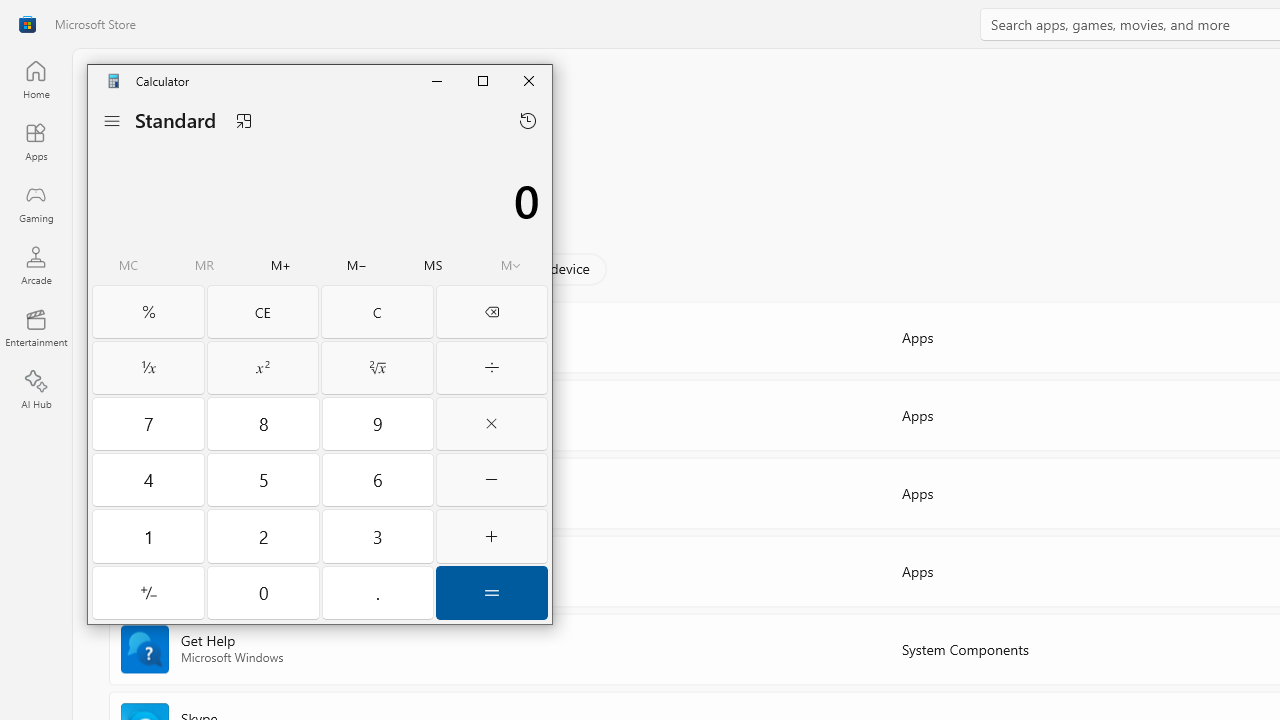 This screenshot has width=1280, height=720. Describe the element at coordinates (528, 120) in the screenshot. I see `'Open history flyout'` at that location.